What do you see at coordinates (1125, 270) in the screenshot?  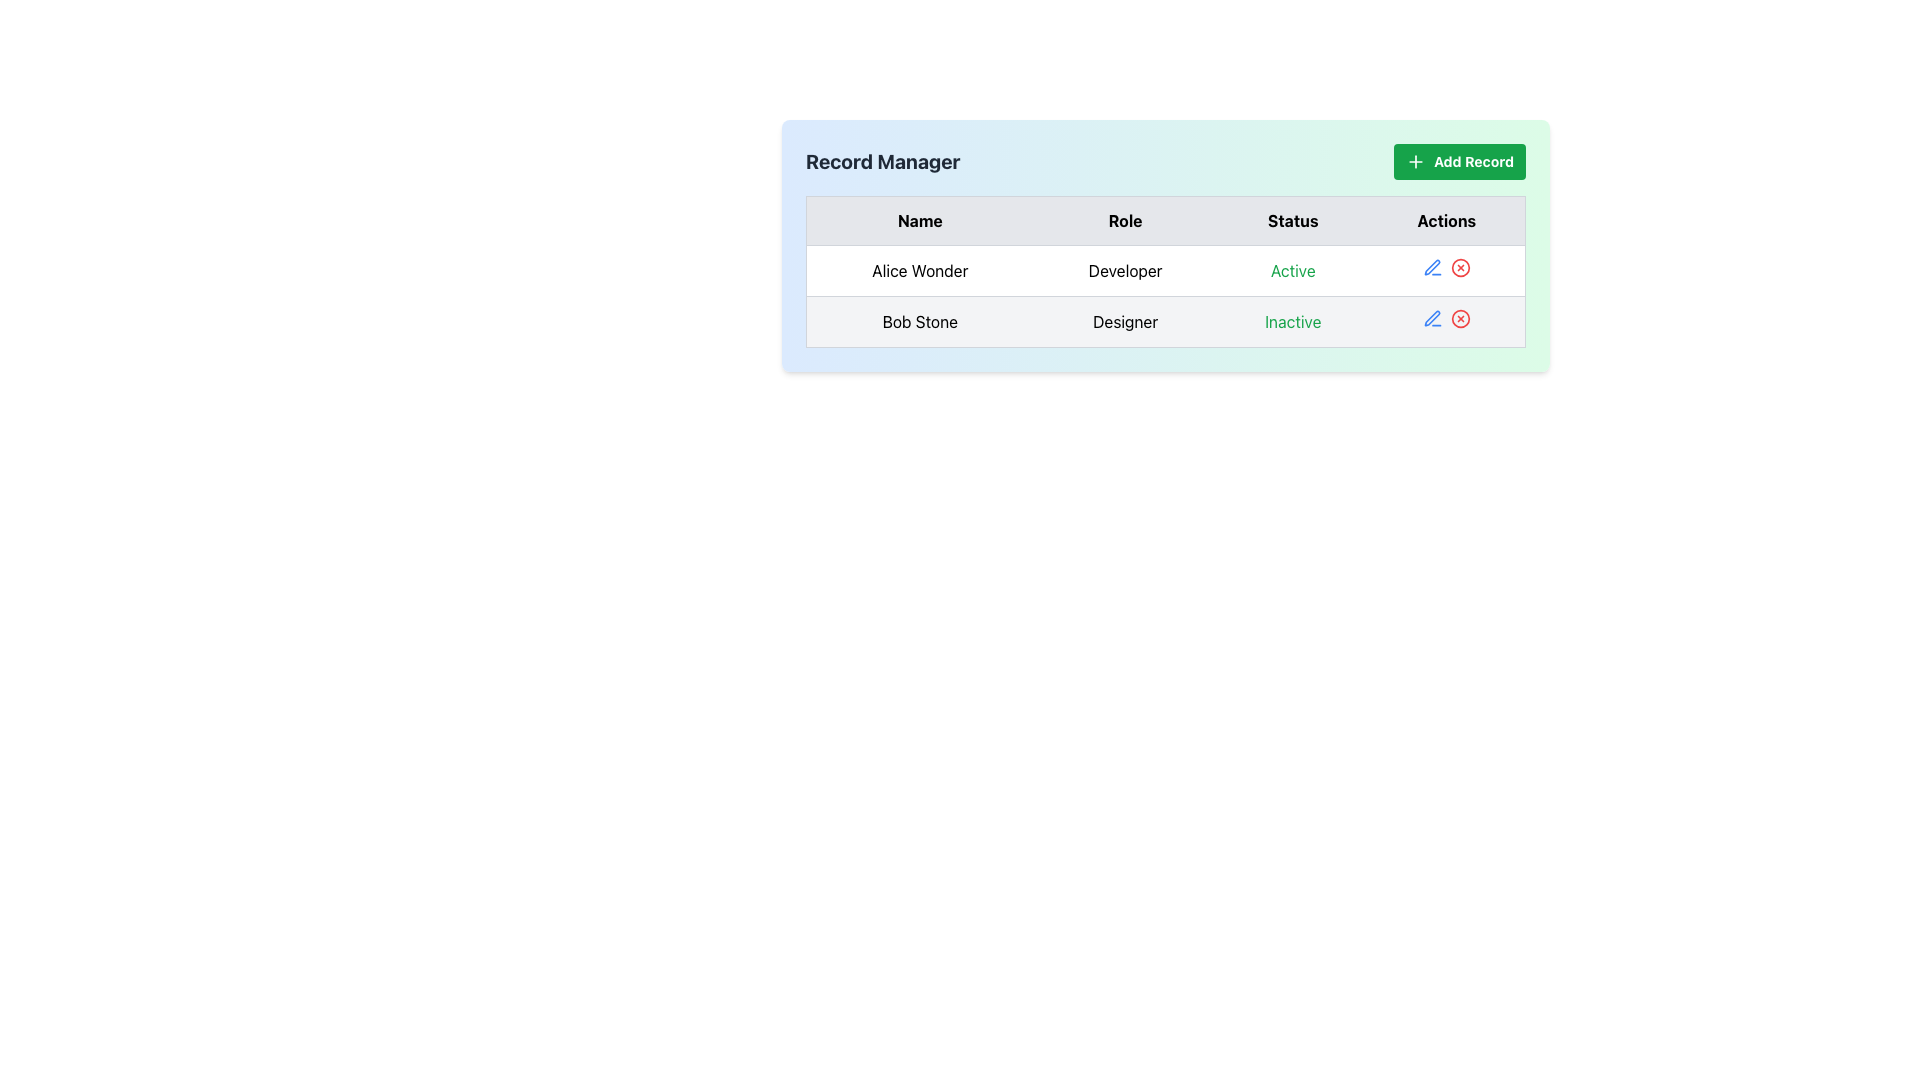 I see `the 'Developer' label, which is the second cell in the first data row of the 'Role' column in the 'Record Manager' table` at bounding box center [1125, 270].